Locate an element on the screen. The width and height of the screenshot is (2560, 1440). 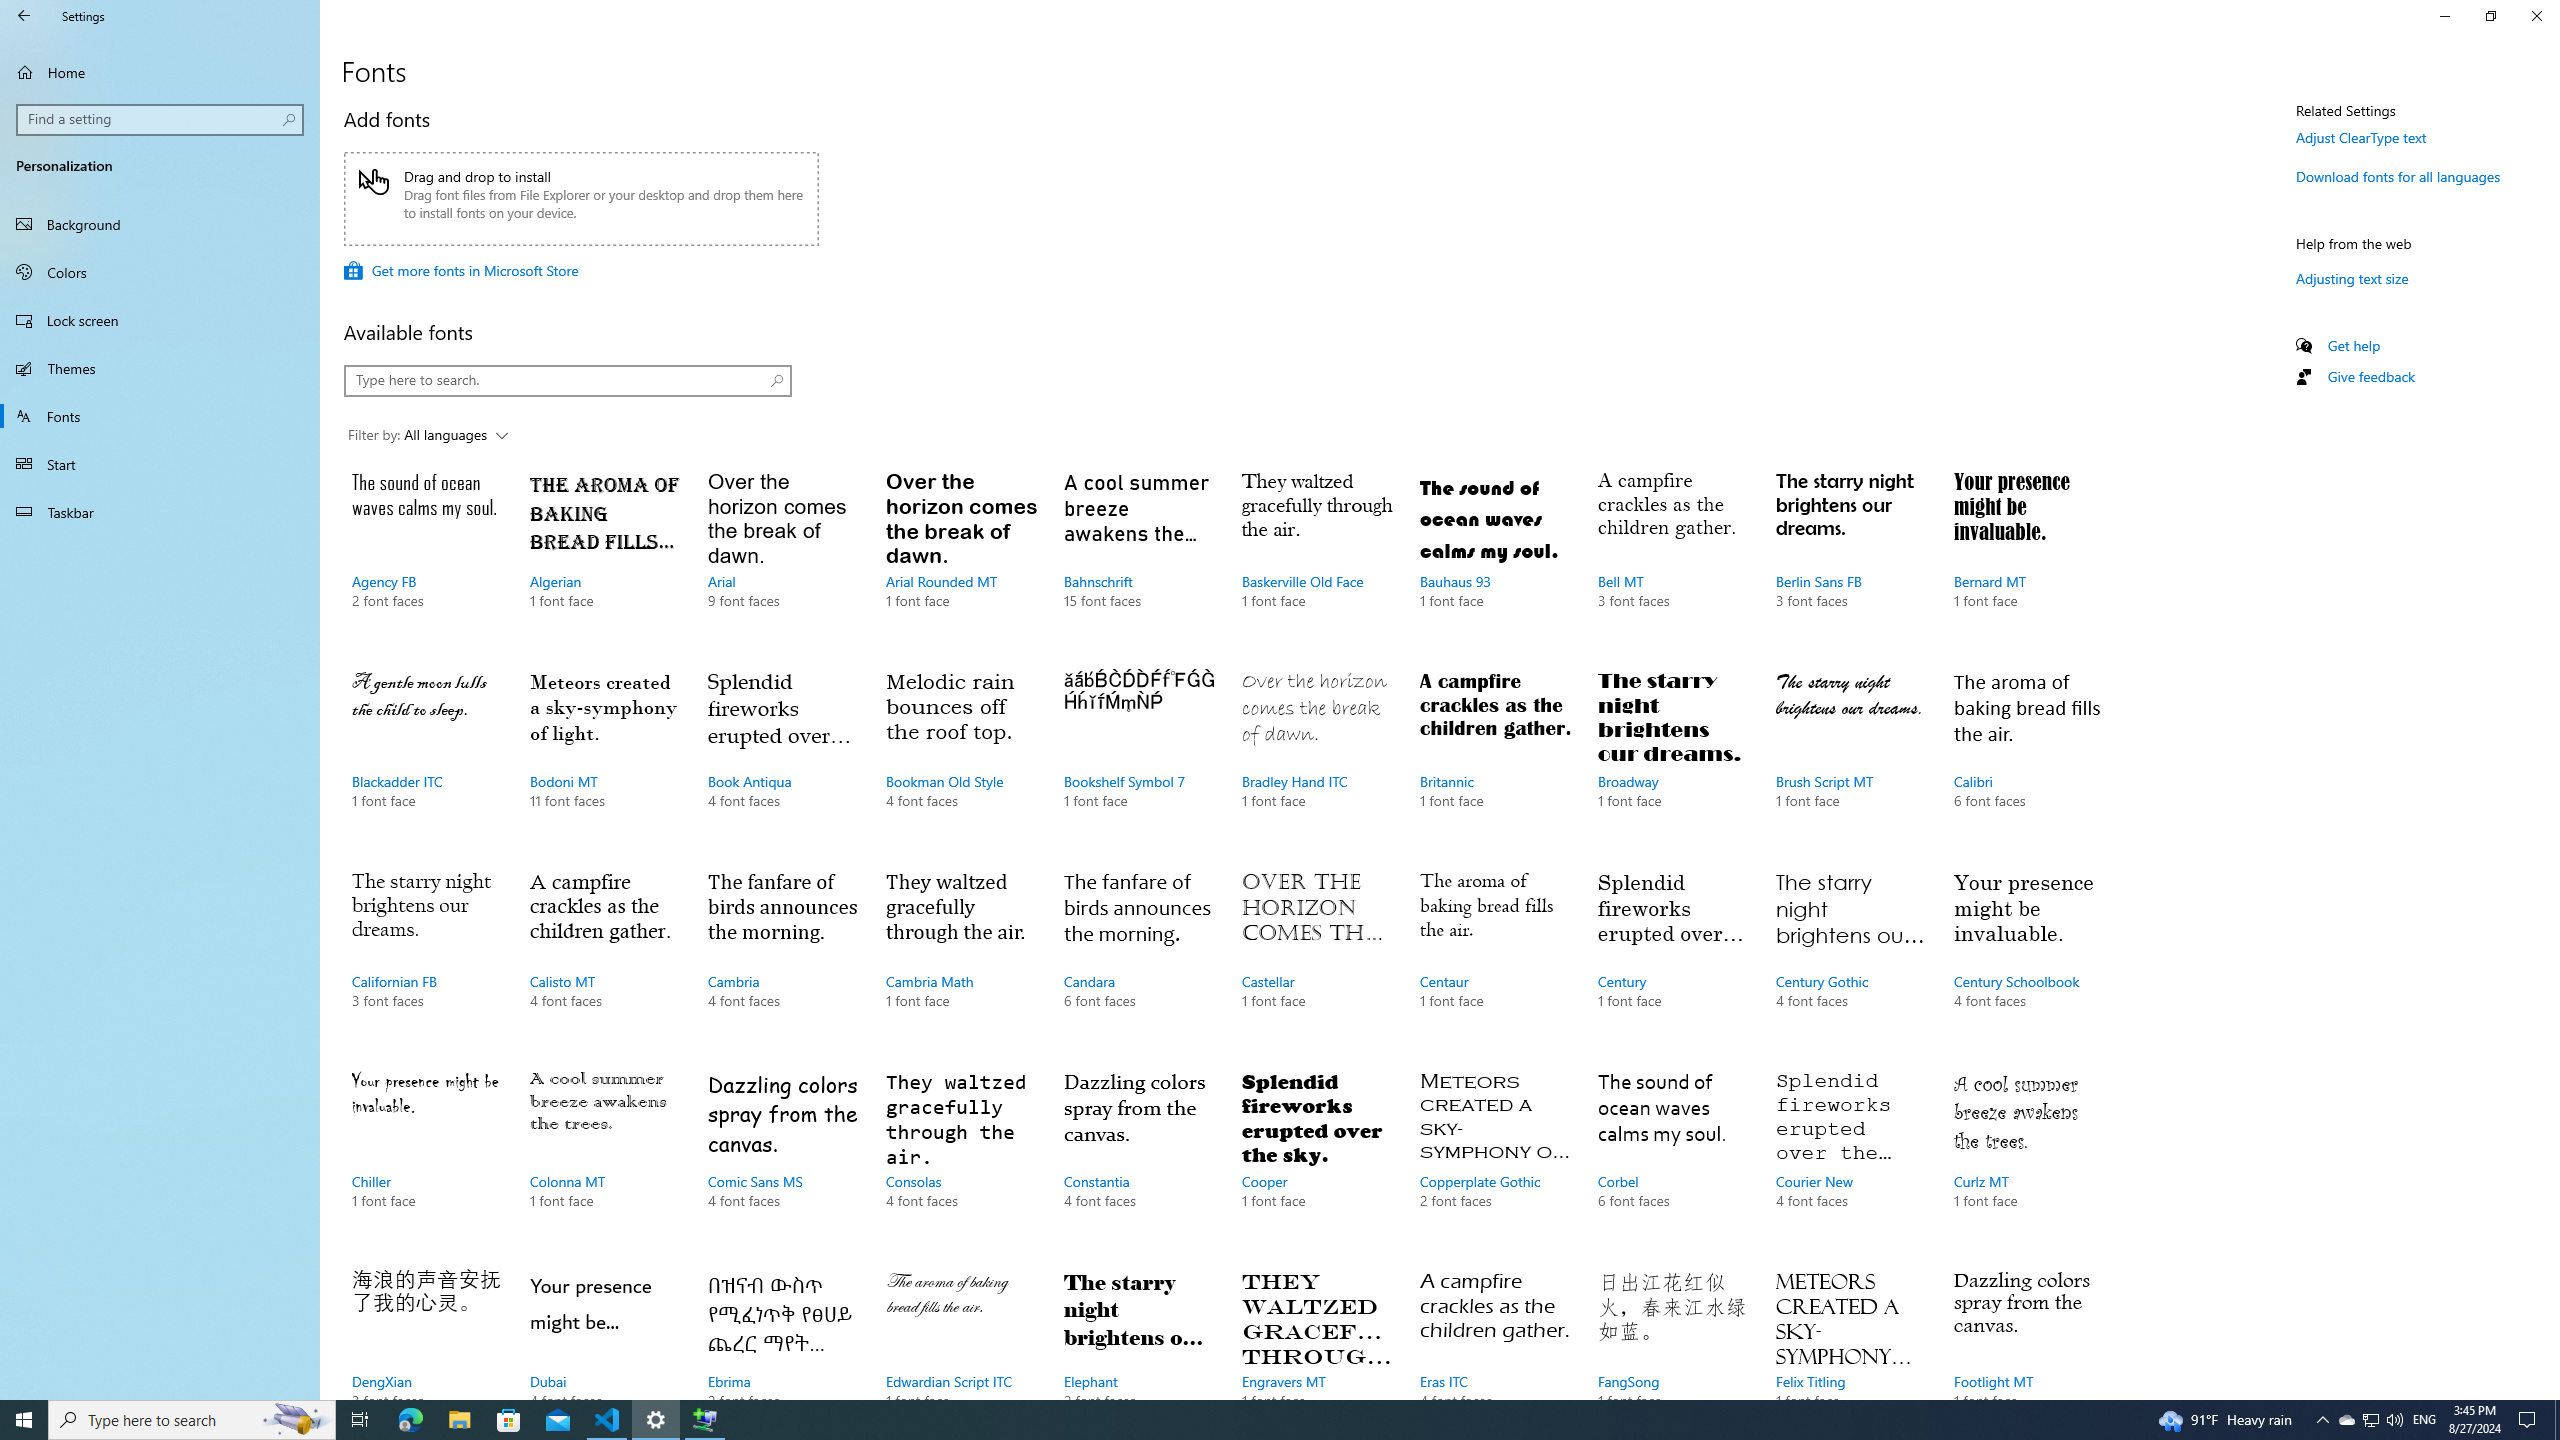
'Century Schoolbook, 4 font faces' is located at coordinates (2027, 958).